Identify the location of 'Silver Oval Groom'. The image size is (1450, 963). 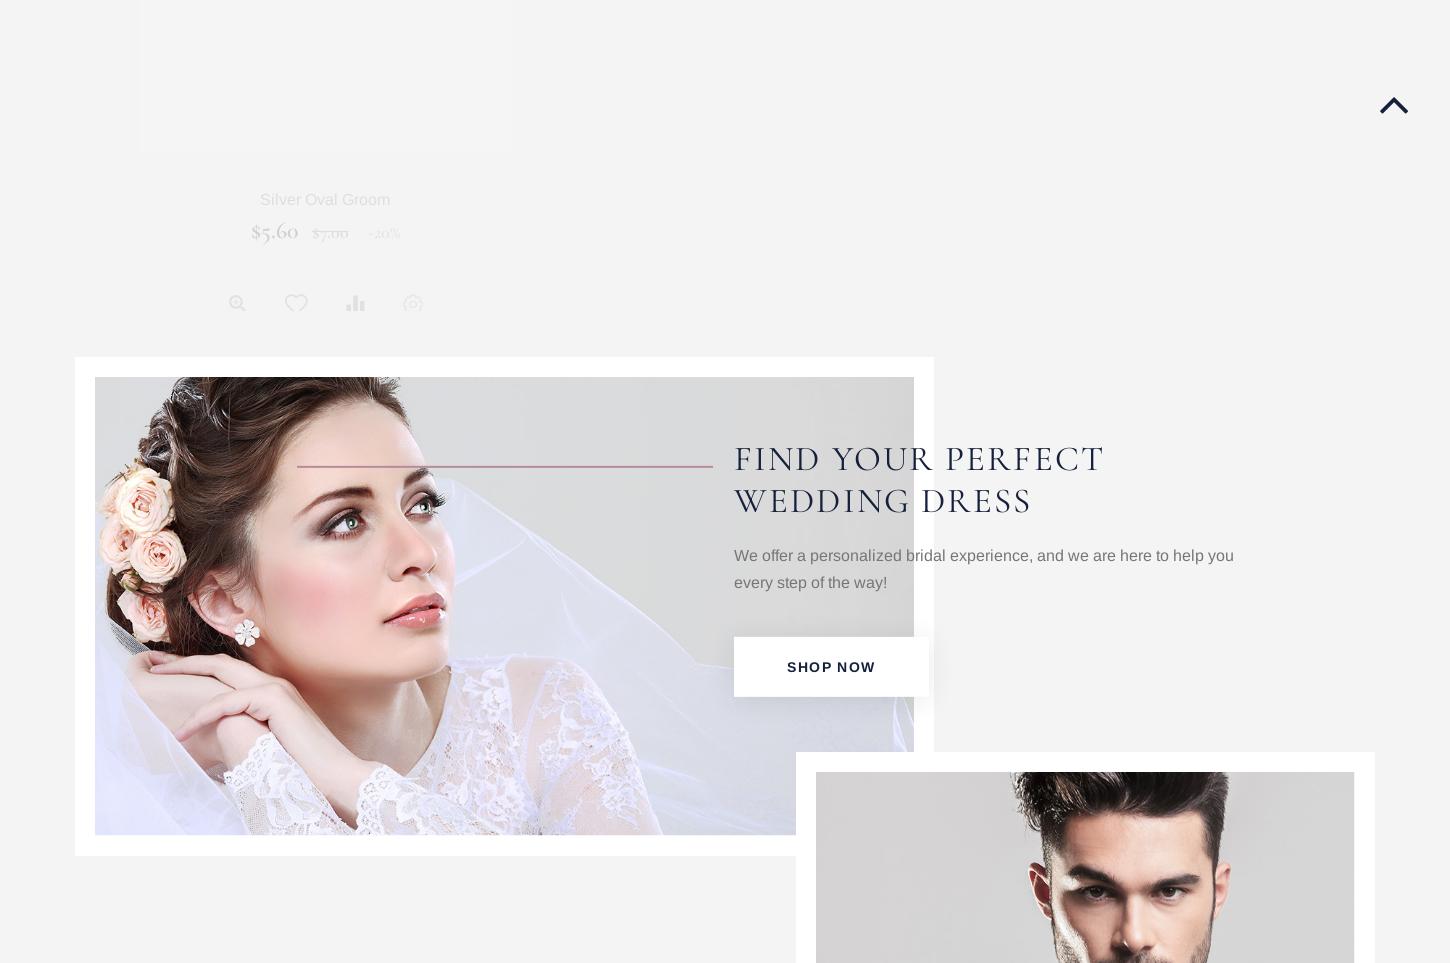
(324, 197).